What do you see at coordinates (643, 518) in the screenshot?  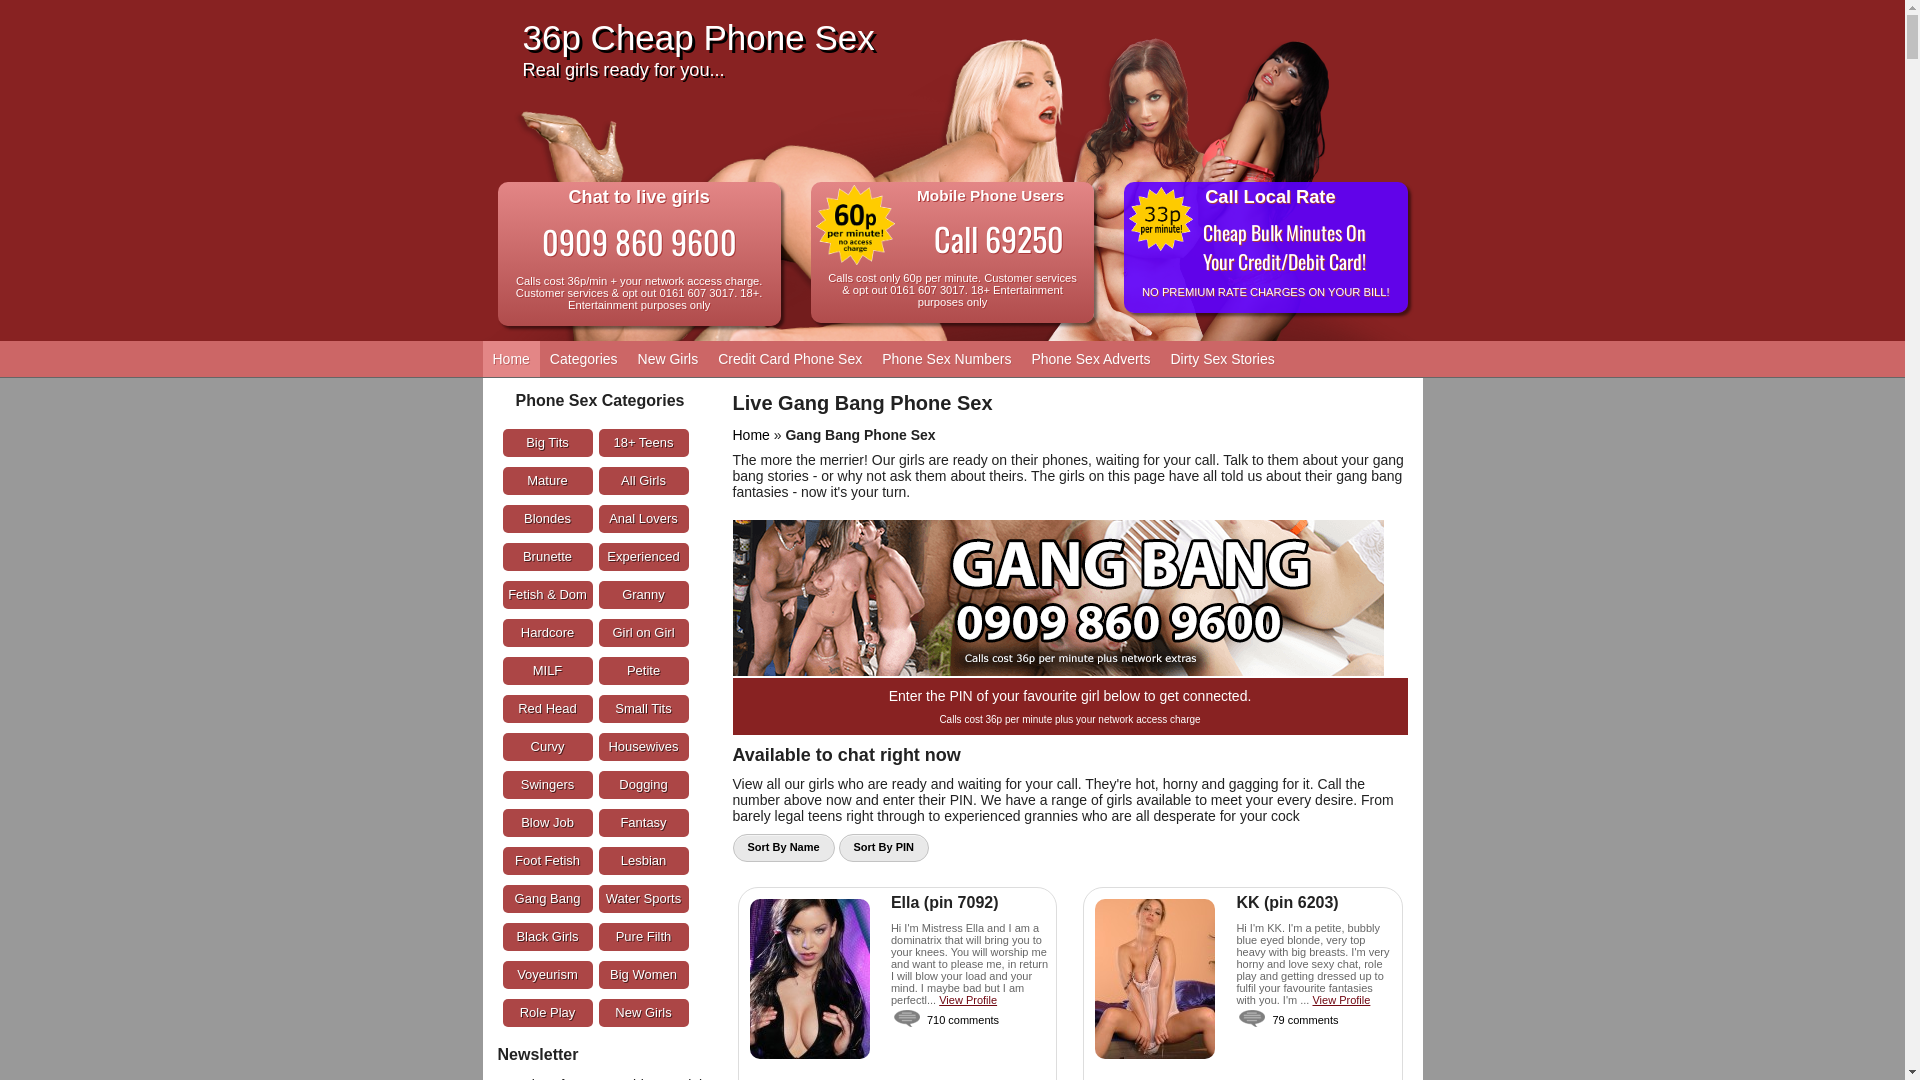 I see `'Anal Lovers'` at bounding box center [643, 518].